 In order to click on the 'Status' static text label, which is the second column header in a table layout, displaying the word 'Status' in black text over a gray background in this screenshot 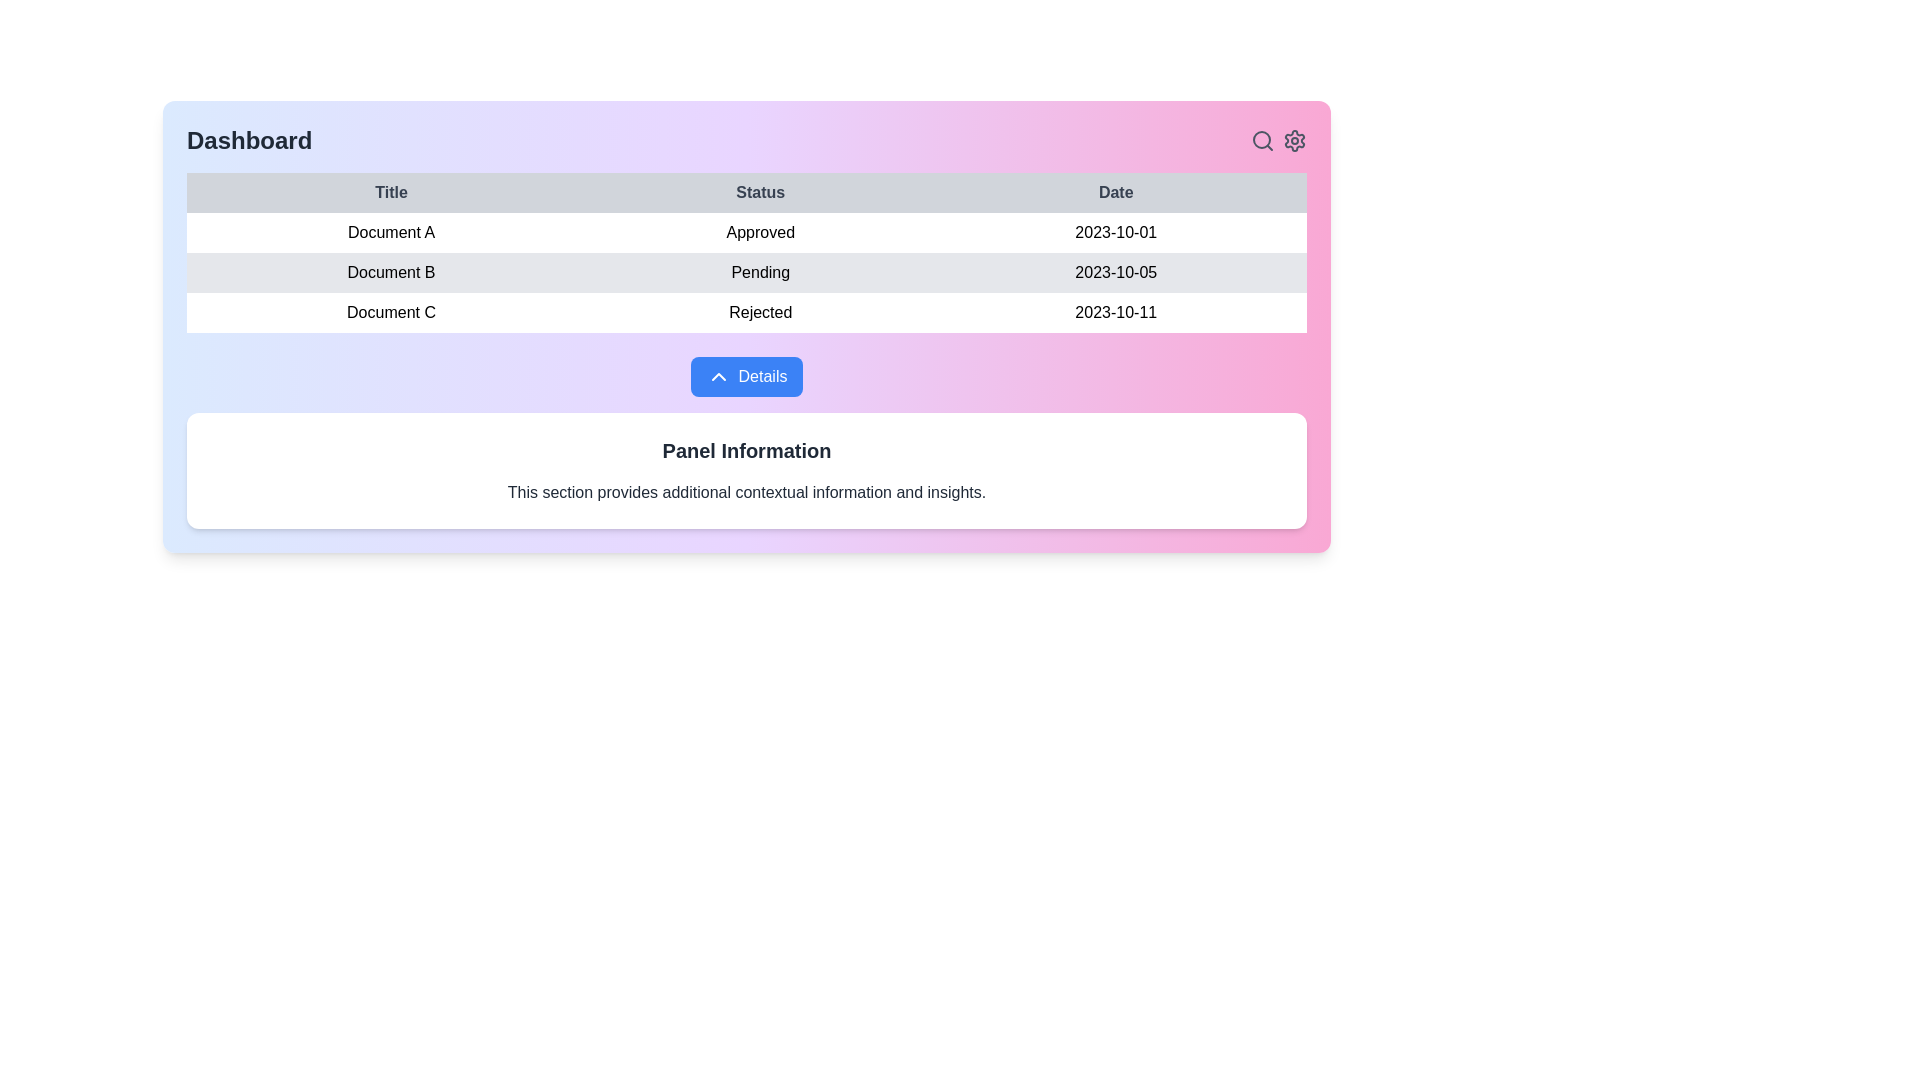, I will do `click(759, 192)`.